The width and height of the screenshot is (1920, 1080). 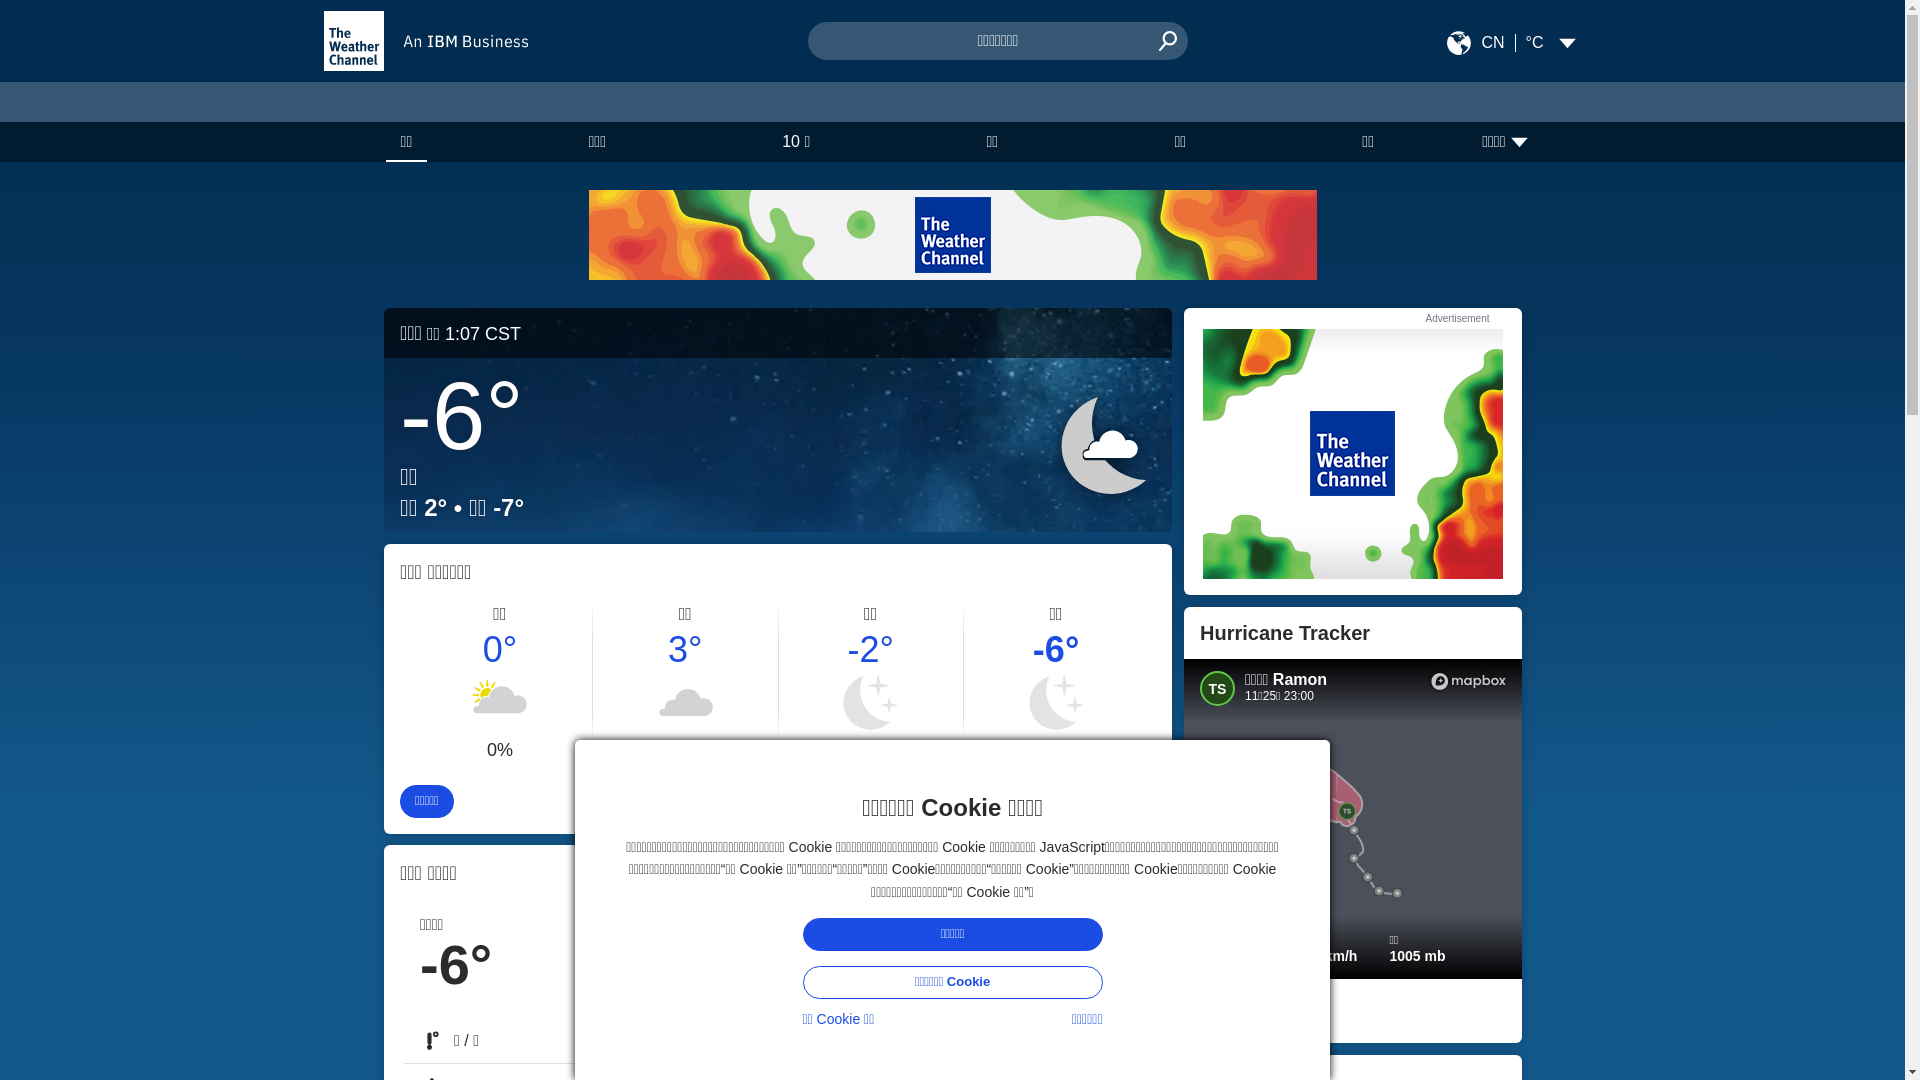 I want to click on '3rd party ad content', so click(x=1352, y=454).